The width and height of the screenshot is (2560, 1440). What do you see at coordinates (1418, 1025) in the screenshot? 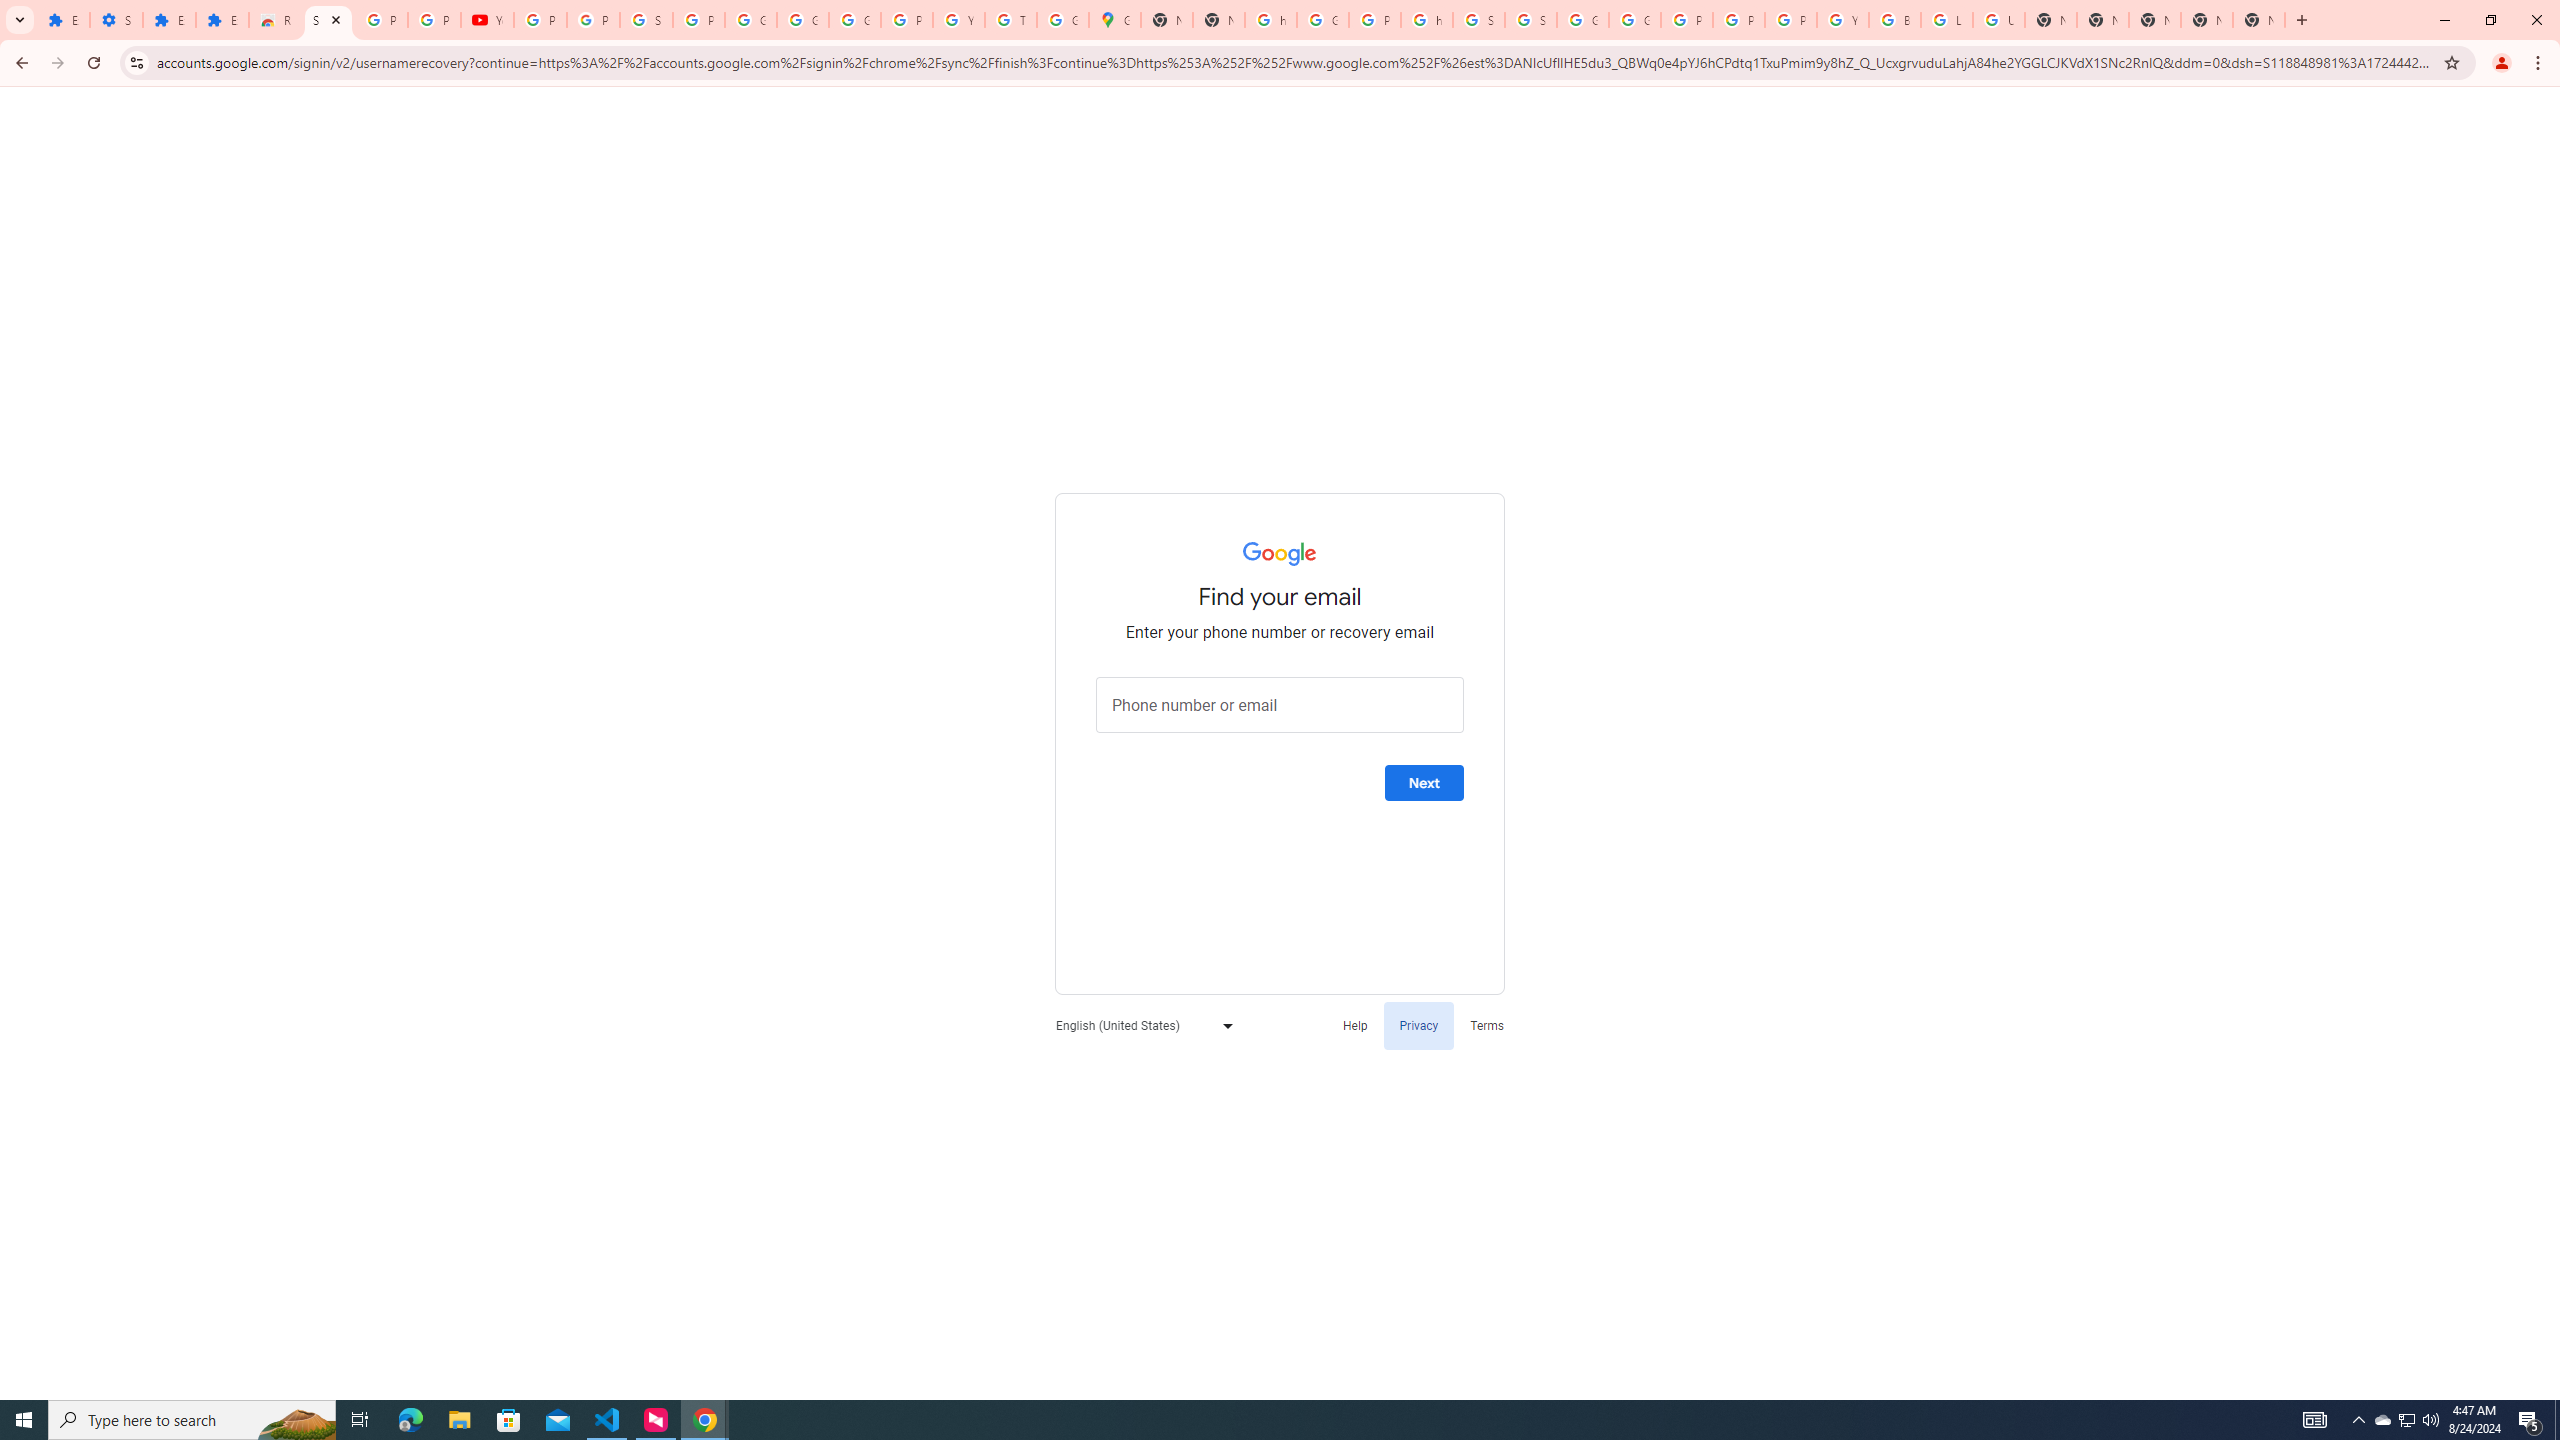
I see `'Privacy'` at bounding box center [1418, 1025].